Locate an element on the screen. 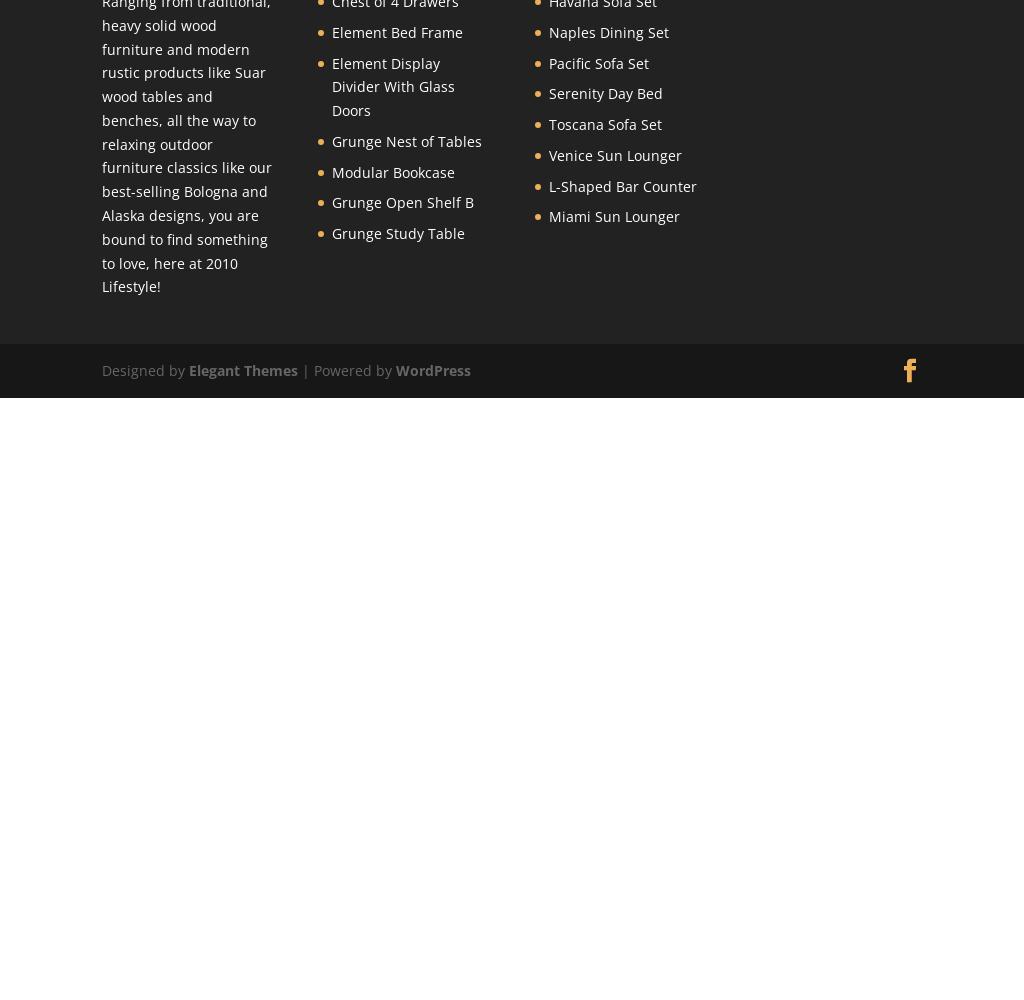 Image resolution: width=1024 pixels, height=1000 pixels. 'Element Bed Frame' is located at coordinates (396, 31).